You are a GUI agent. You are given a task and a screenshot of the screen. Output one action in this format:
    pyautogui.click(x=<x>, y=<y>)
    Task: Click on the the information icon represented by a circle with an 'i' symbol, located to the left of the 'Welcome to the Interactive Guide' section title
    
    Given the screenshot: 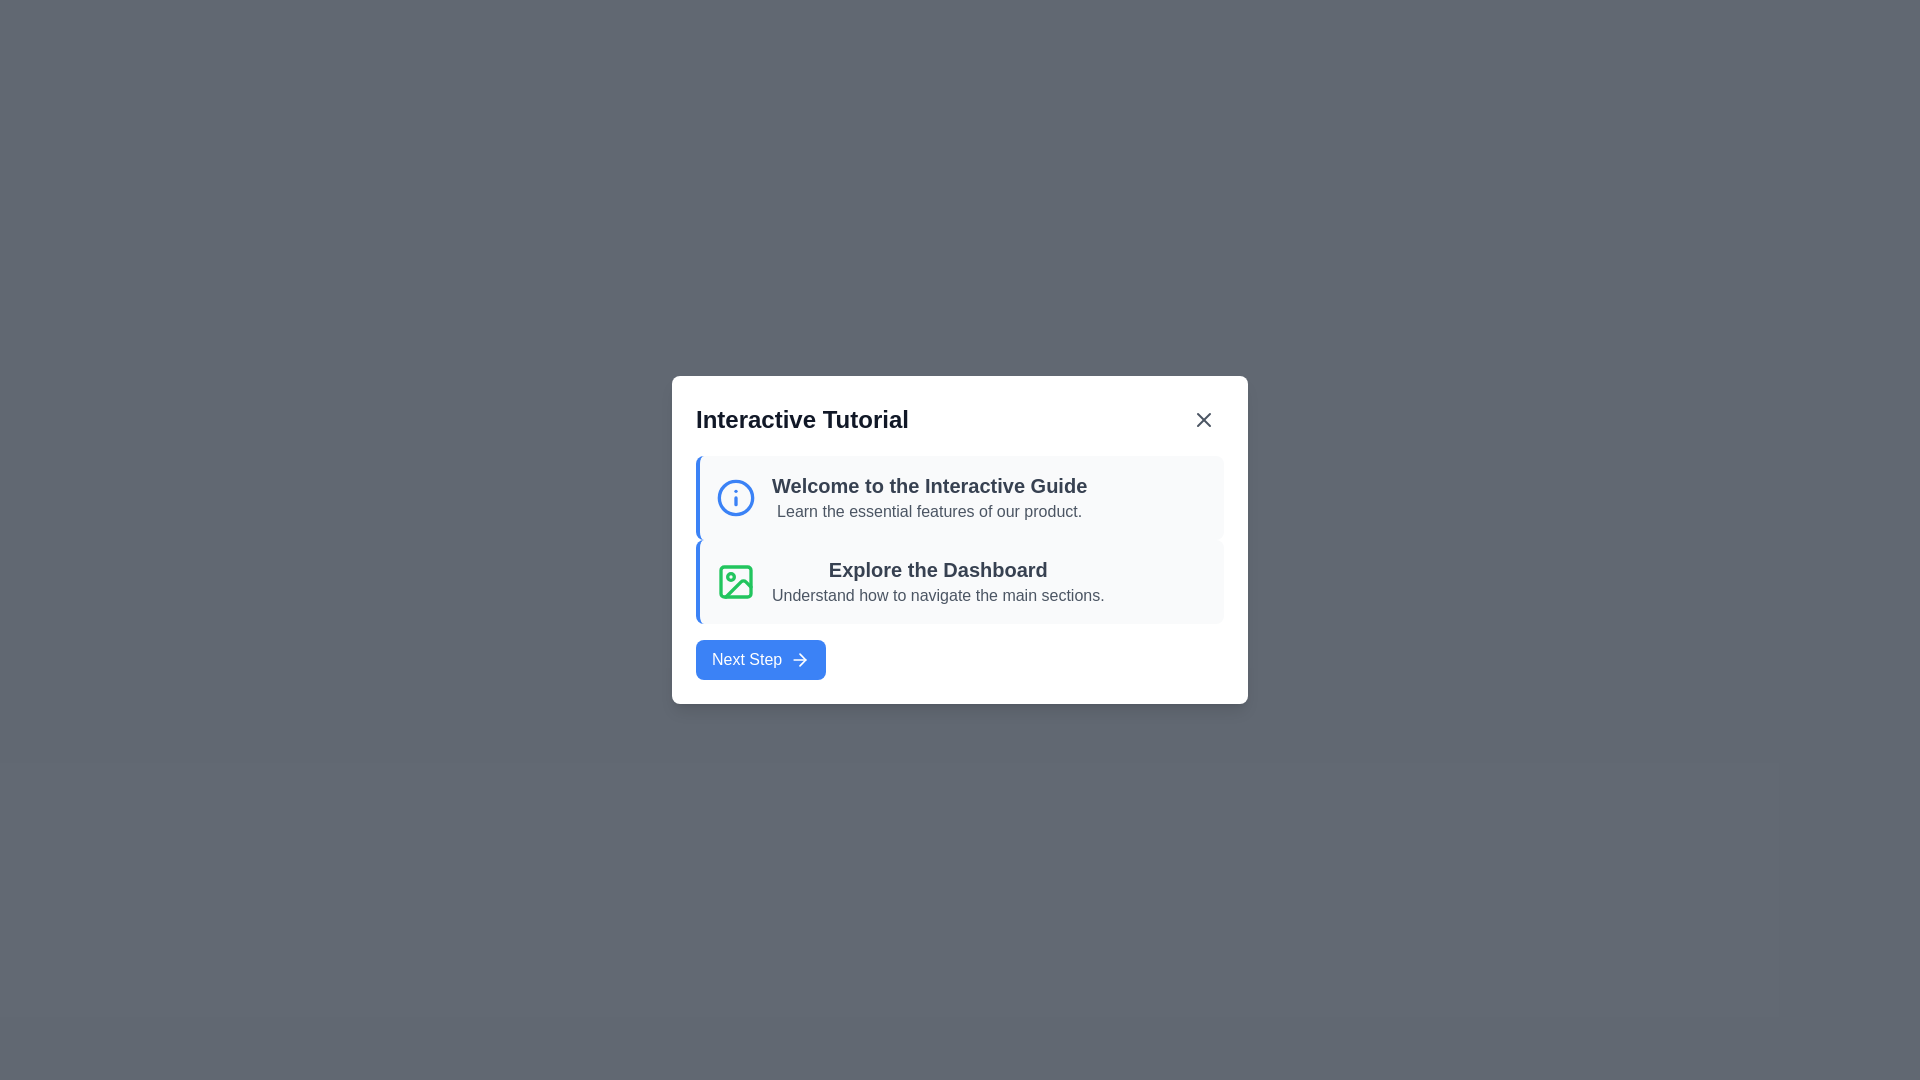 What is the action you would take?
    pyautogui.click(x=734, y=496)
    